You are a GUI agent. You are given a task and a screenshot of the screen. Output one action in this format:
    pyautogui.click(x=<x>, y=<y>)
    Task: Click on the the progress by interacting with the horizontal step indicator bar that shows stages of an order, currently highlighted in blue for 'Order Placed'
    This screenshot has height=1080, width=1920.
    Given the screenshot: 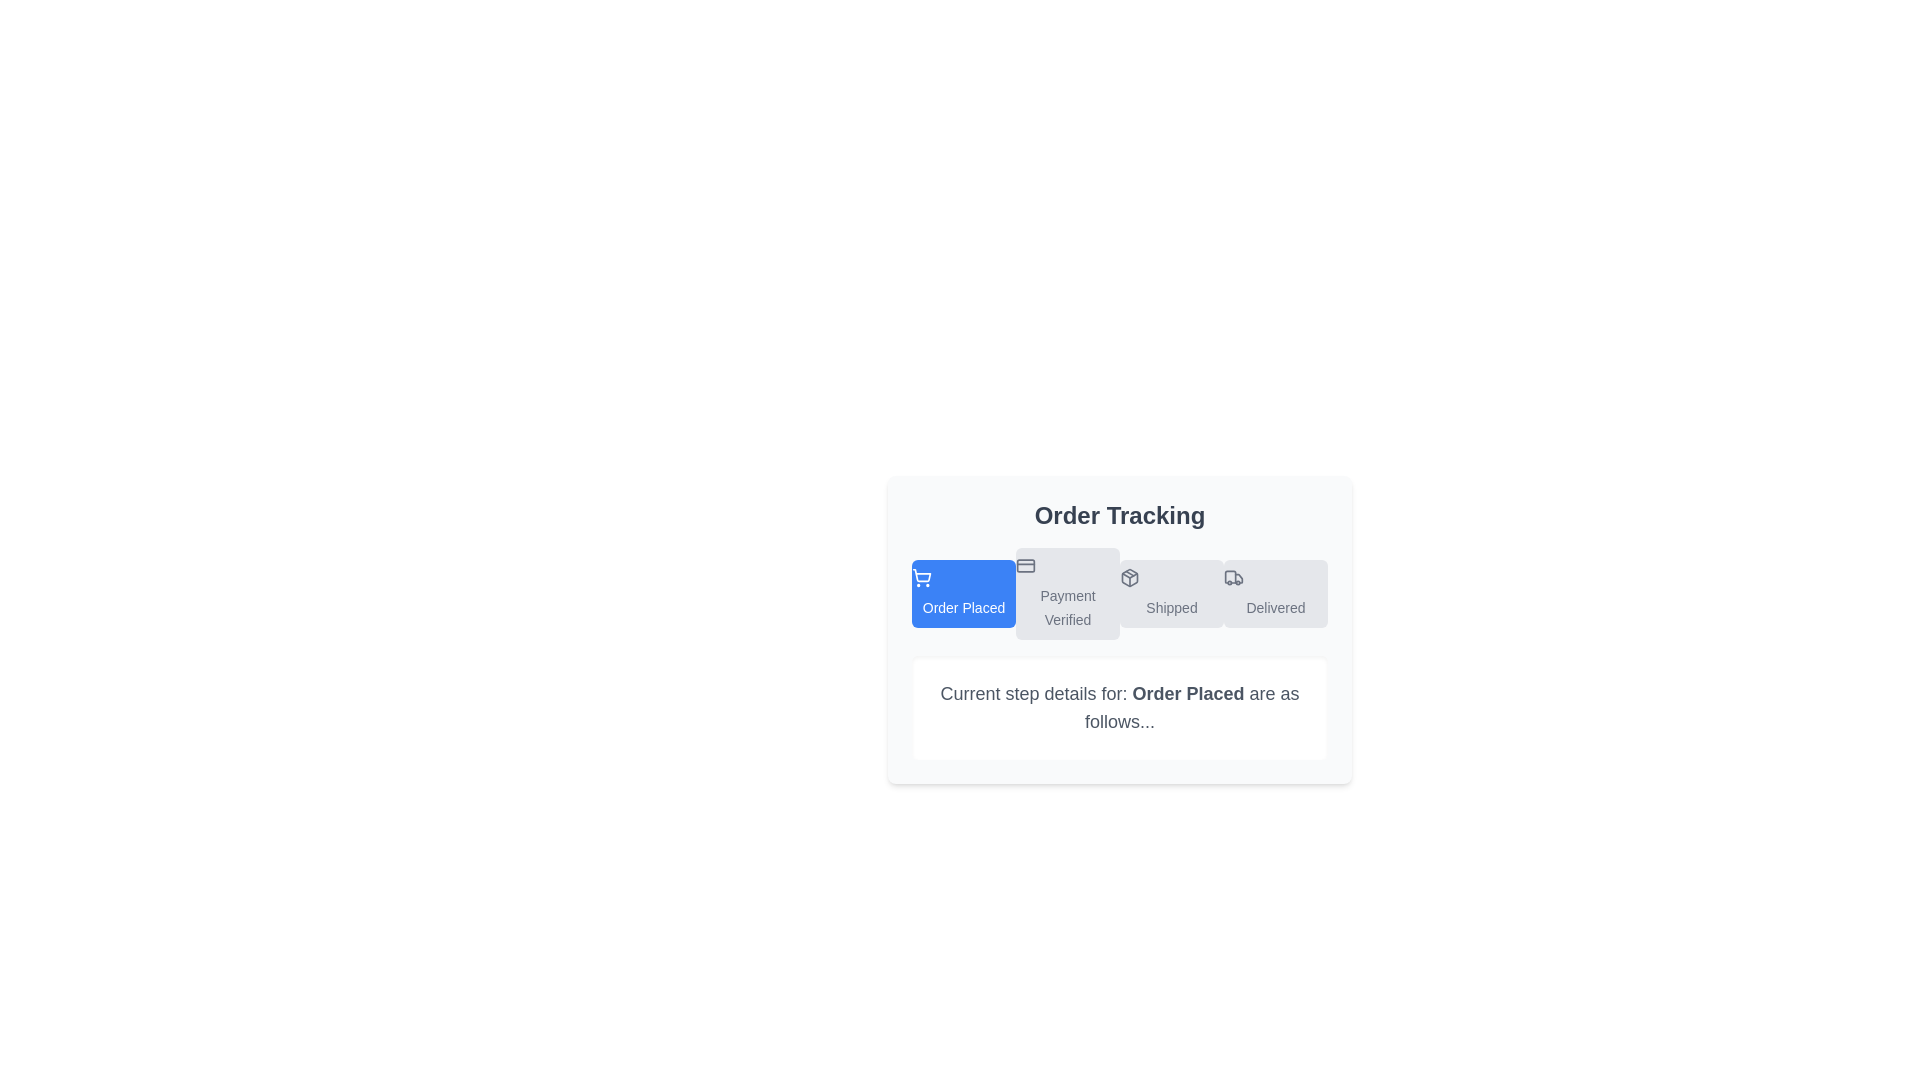 What is the action you would take?
    pyautogui.click(x=1118, y=593)
    